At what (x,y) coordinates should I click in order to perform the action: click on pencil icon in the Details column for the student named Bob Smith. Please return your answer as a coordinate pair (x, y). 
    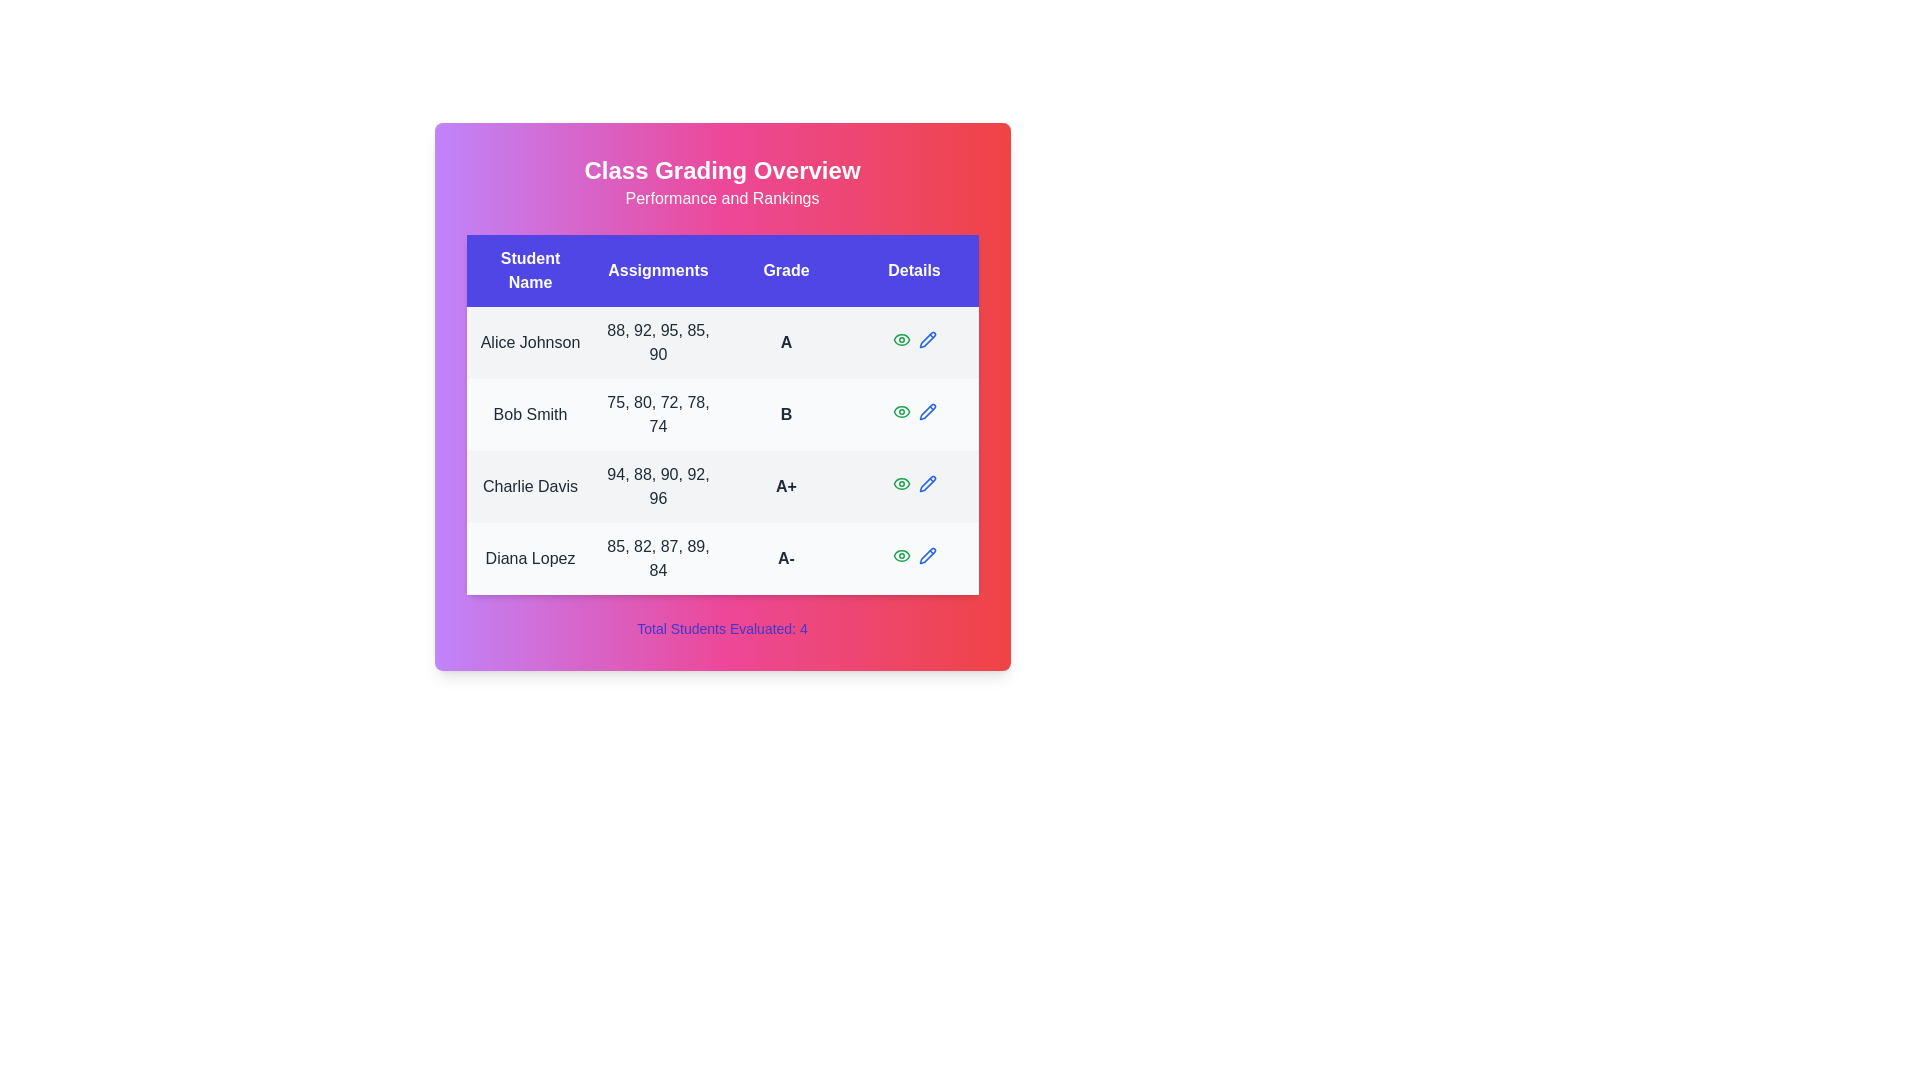
    Looking at the image, I should click on (926, 410).